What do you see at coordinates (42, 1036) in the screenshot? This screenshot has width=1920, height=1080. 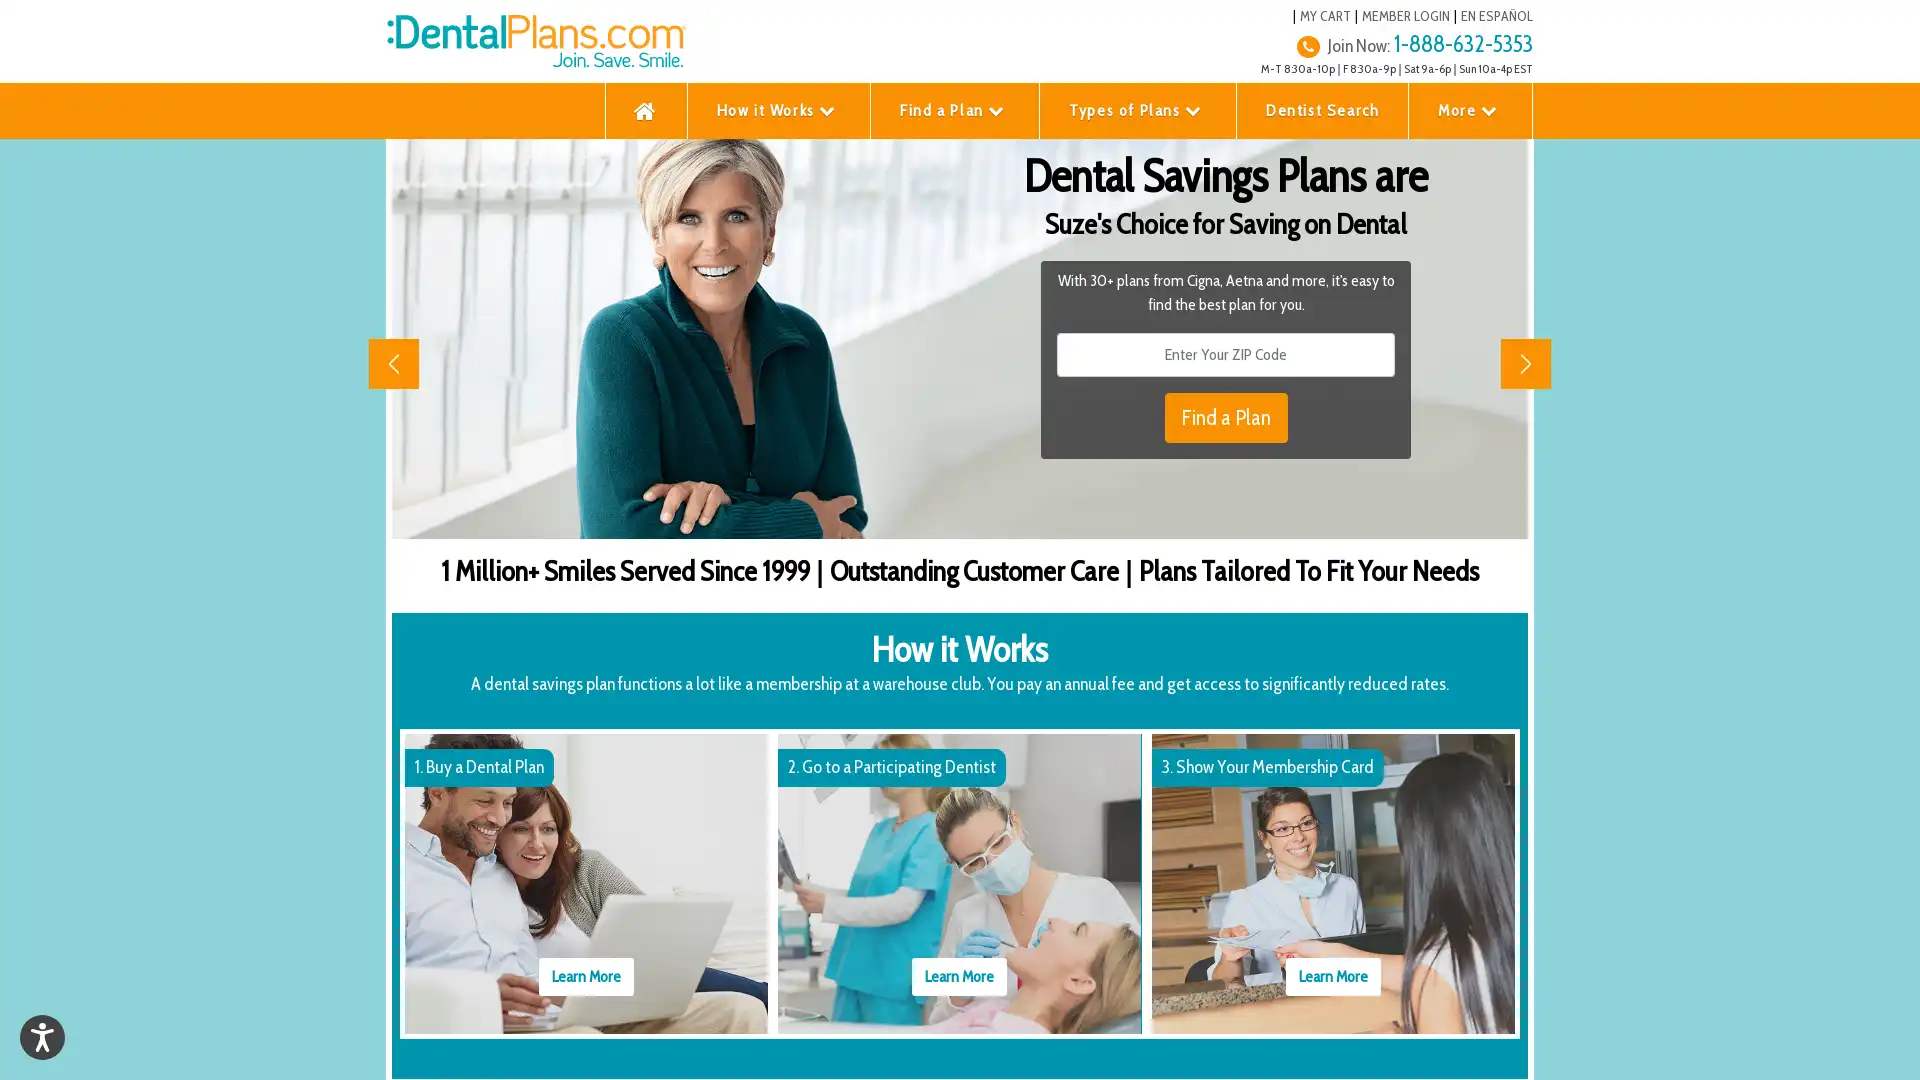 I see `Open accessibility options, statement and help` at bounding box center [42, 1036].